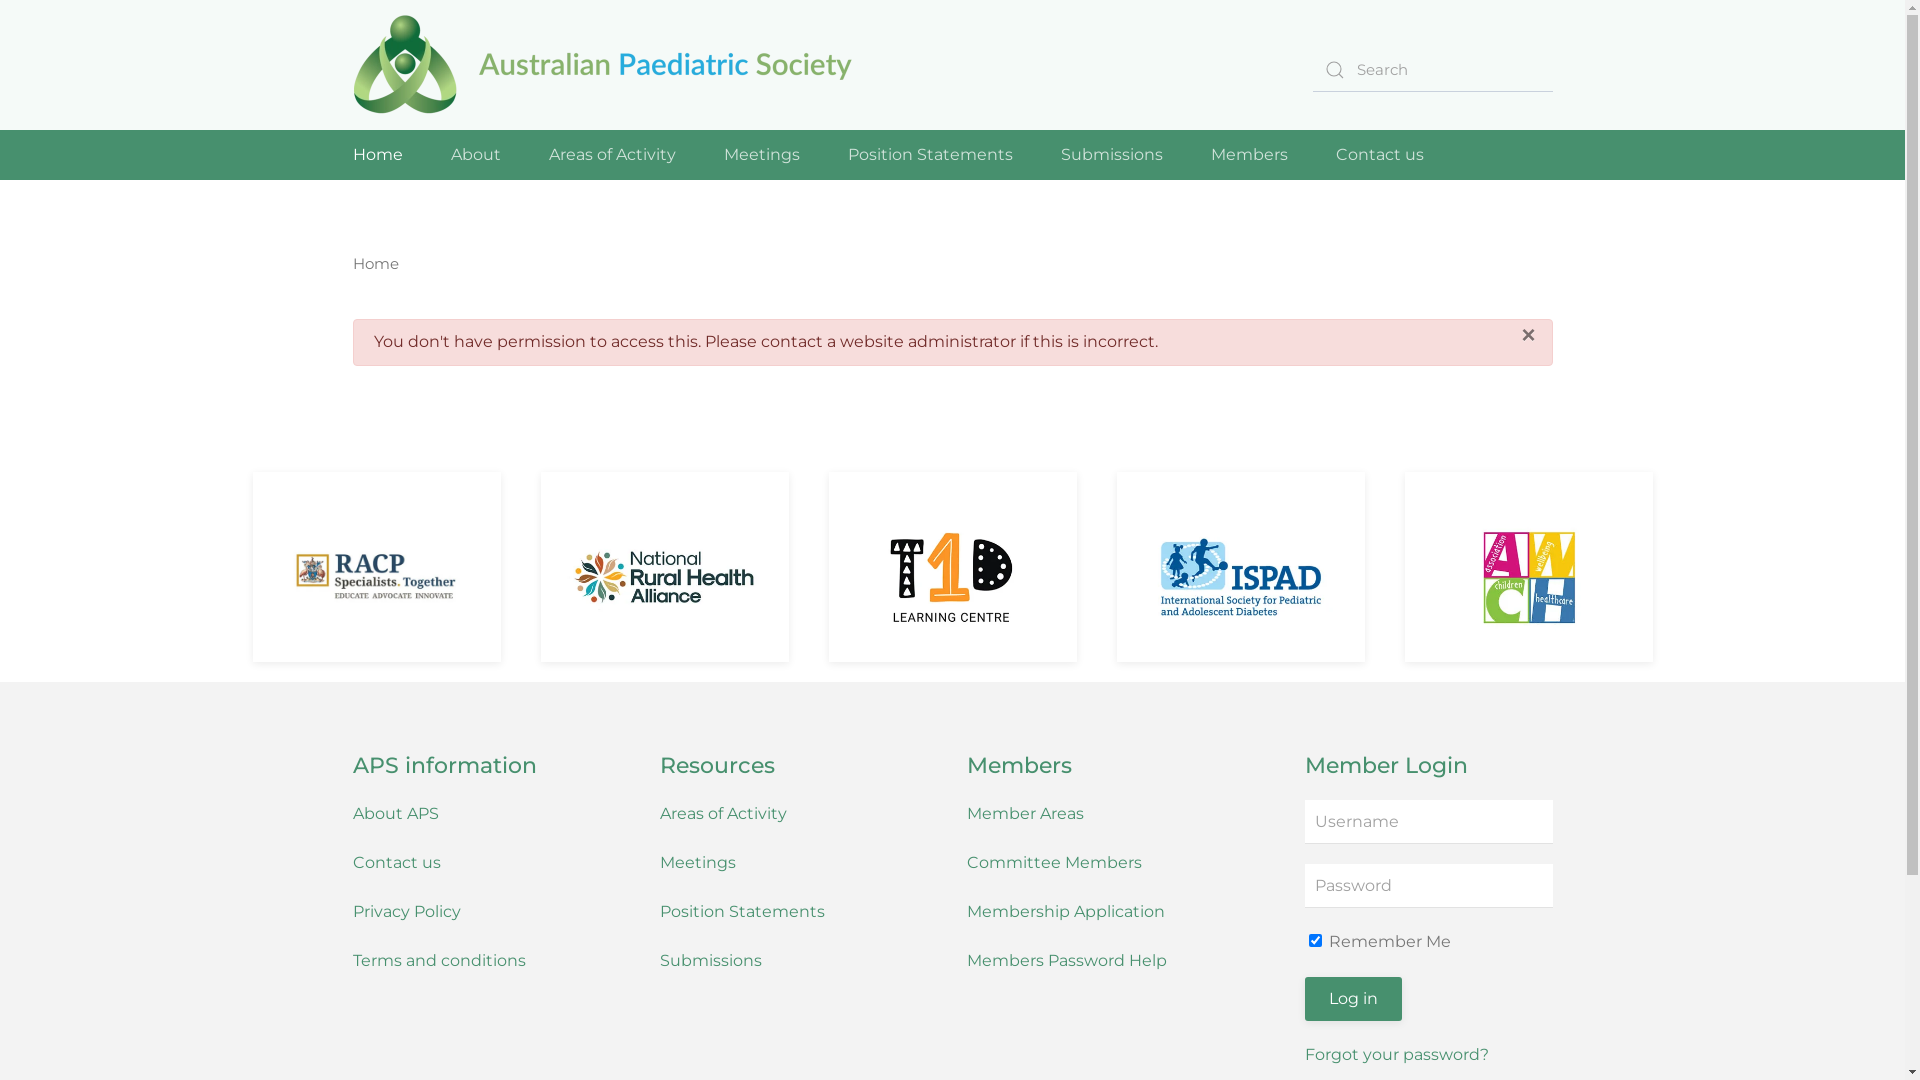 The width and height of the screenshot is (1920, 1080). Describe the element at coordinates (1395, 1053) in the screenshot. I see `'Forgot your password?'` at that location.